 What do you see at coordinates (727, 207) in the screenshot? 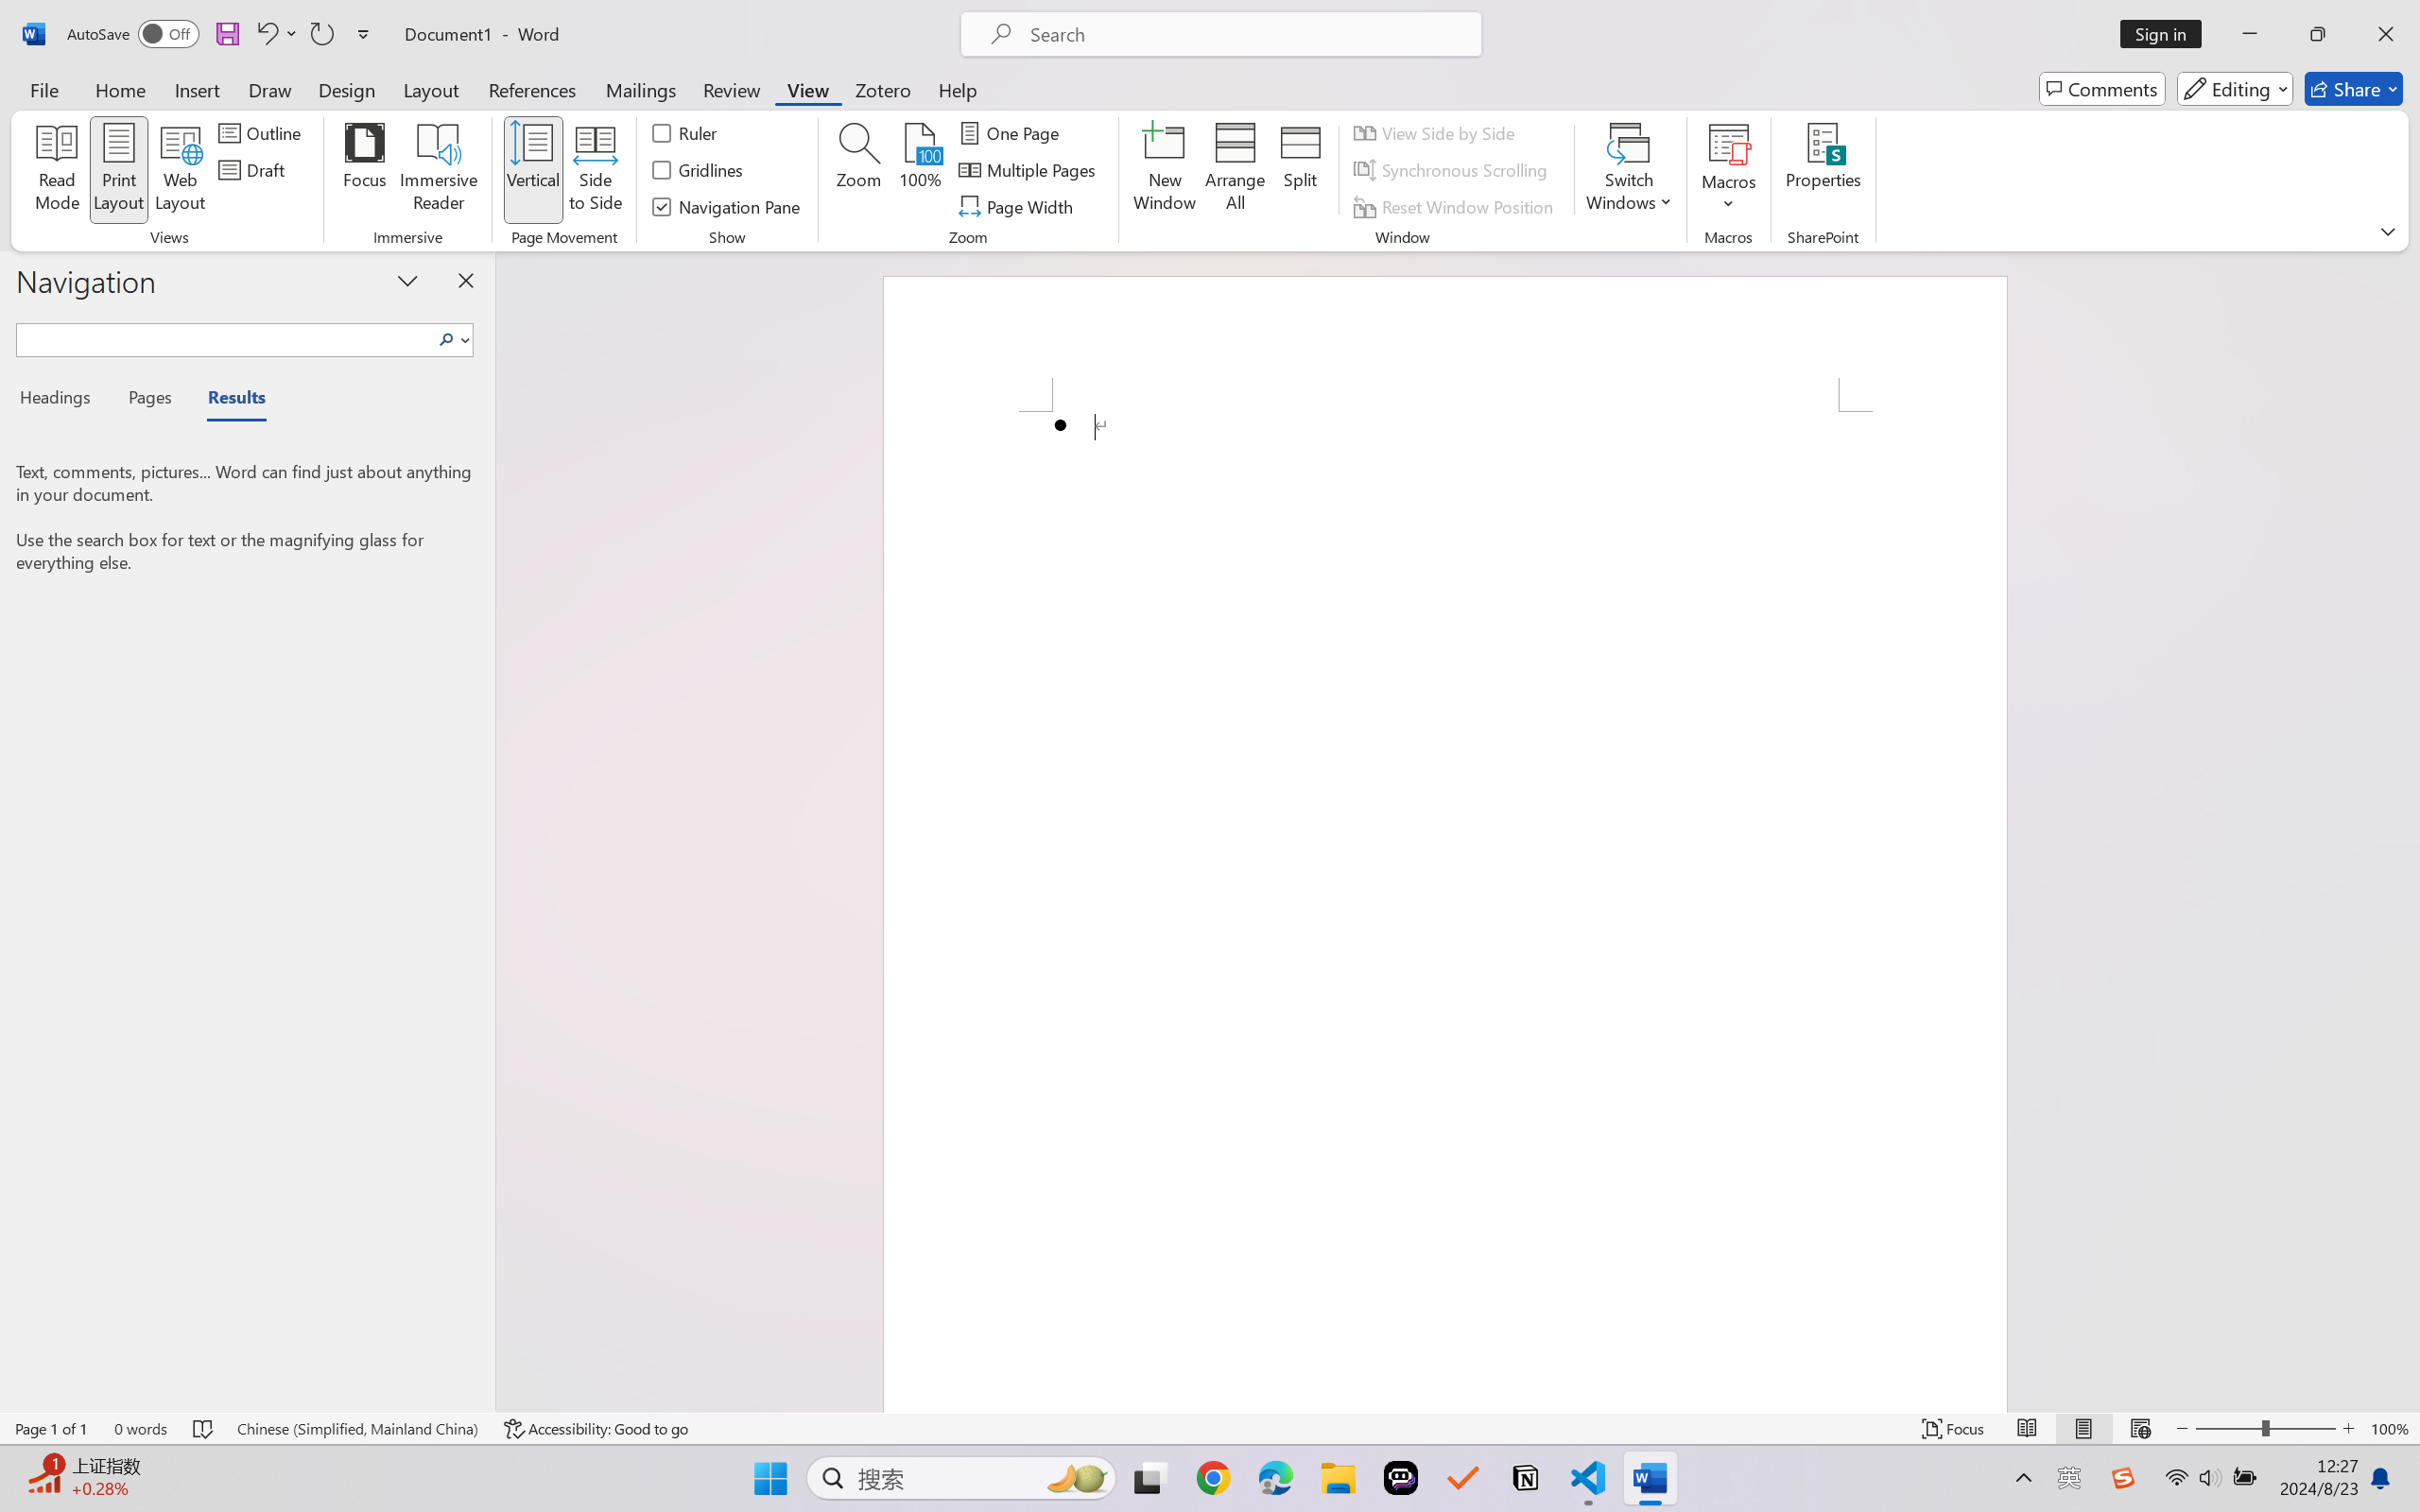
I see `'Navigation Pane'` at bounding box center [727, 207].